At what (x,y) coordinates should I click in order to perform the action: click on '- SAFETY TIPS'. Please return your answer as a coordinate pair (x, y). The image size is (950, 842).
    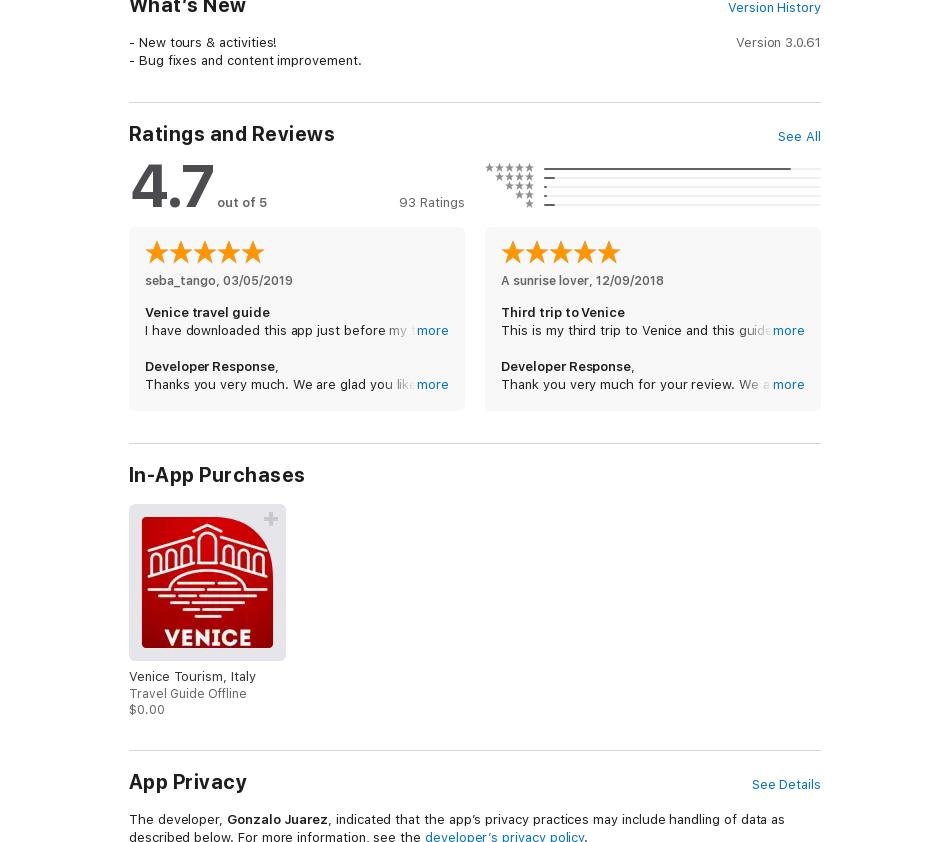
    Looking at the image, I should click on (174, 146).